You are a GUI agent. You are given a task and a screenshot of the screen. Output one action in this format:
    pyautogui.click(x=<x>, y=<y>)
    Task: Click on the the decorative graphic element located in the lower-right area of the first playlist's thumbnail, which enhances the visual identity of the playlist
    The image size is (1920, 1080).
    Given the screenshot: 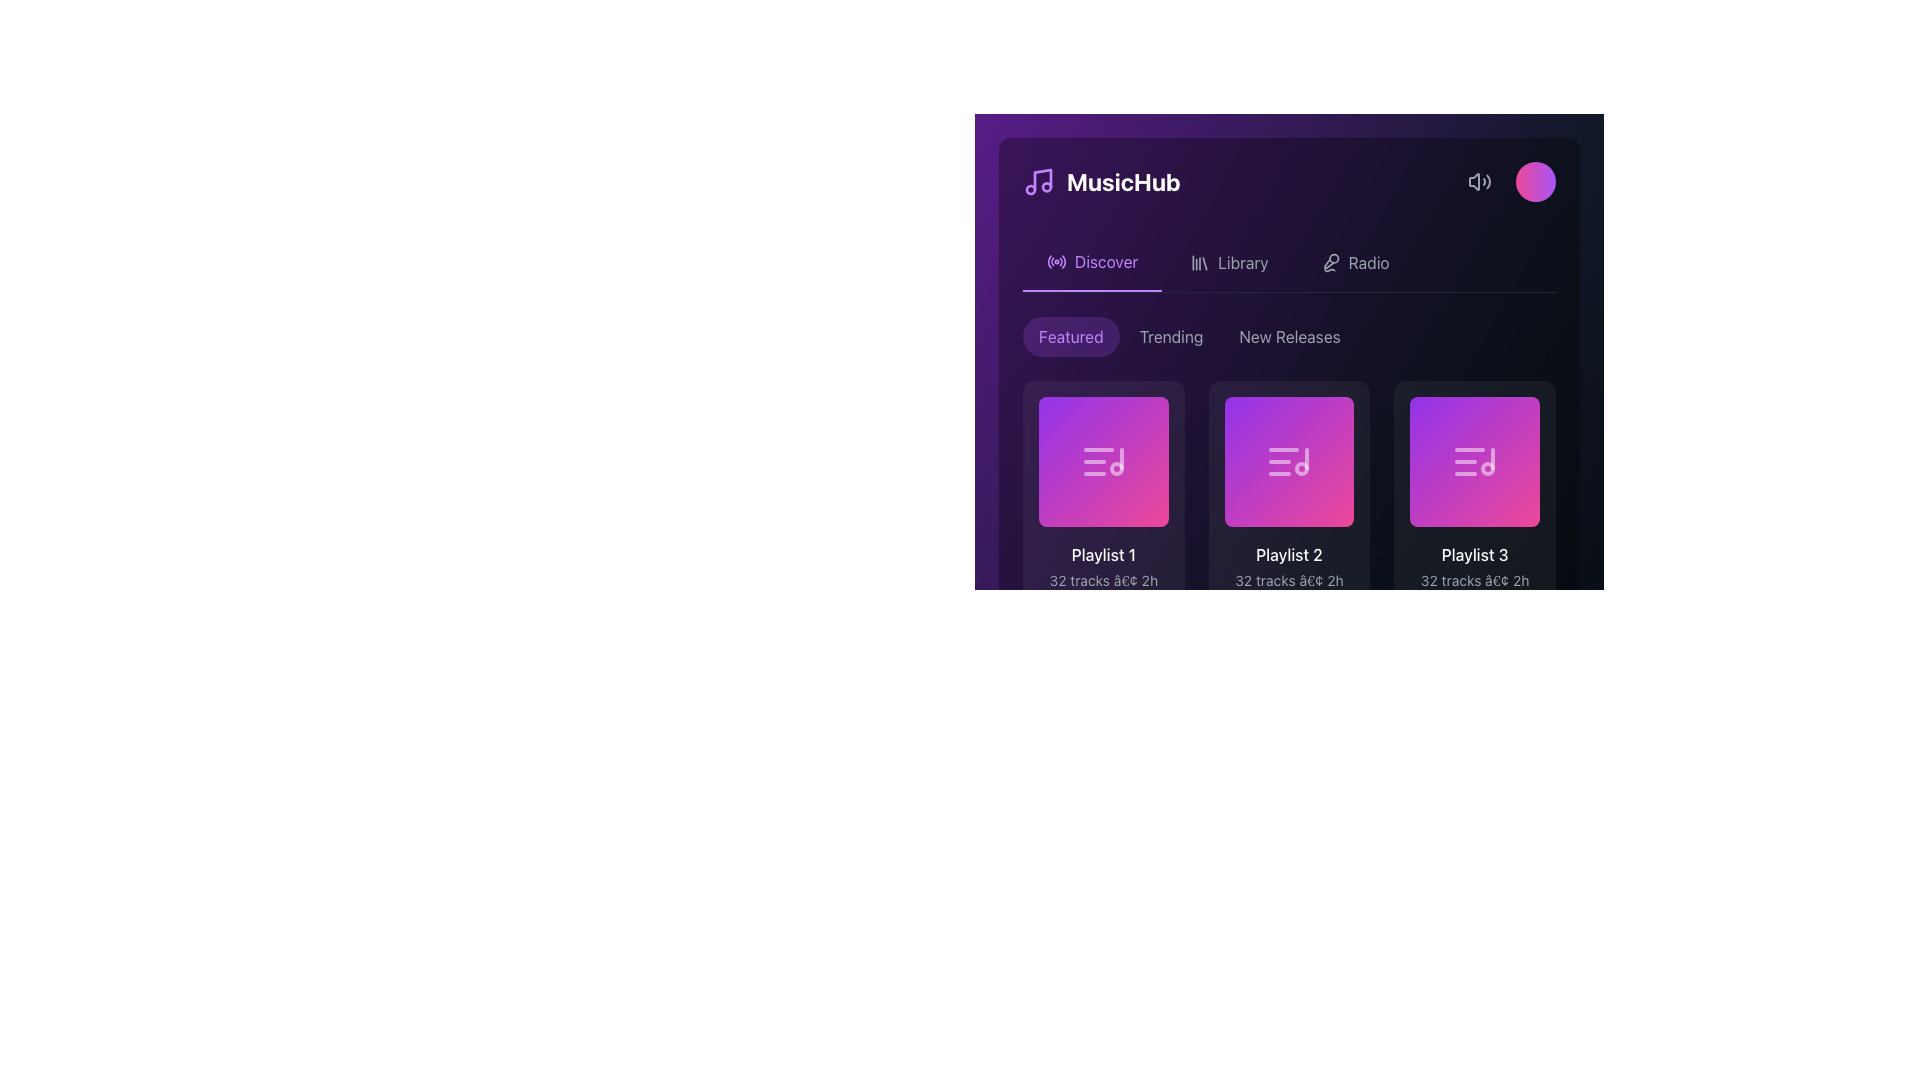 What is the action you would take?
    pyautogui.click(x=1115, y=468)
    